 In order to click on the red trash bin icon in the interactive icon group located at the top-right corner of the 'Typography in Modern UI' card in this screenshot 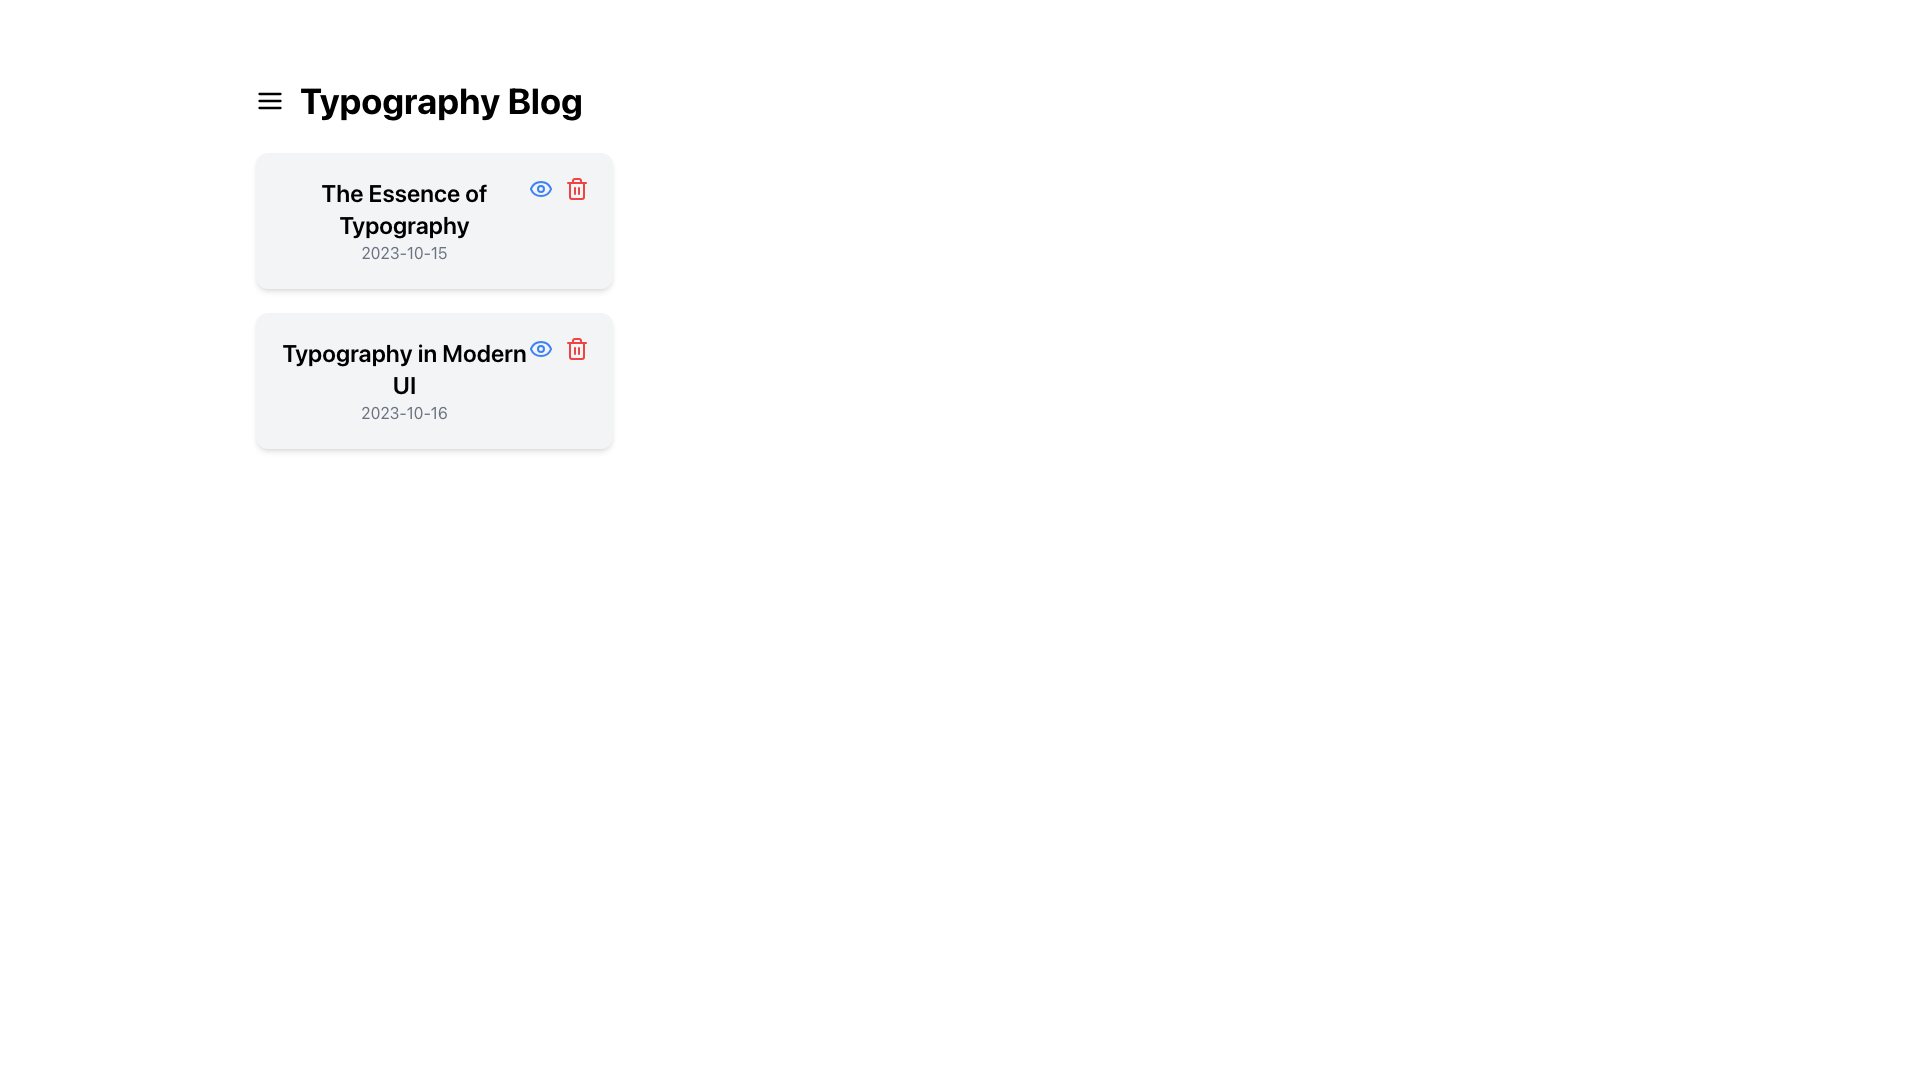, I will do `click(558, 347)`.